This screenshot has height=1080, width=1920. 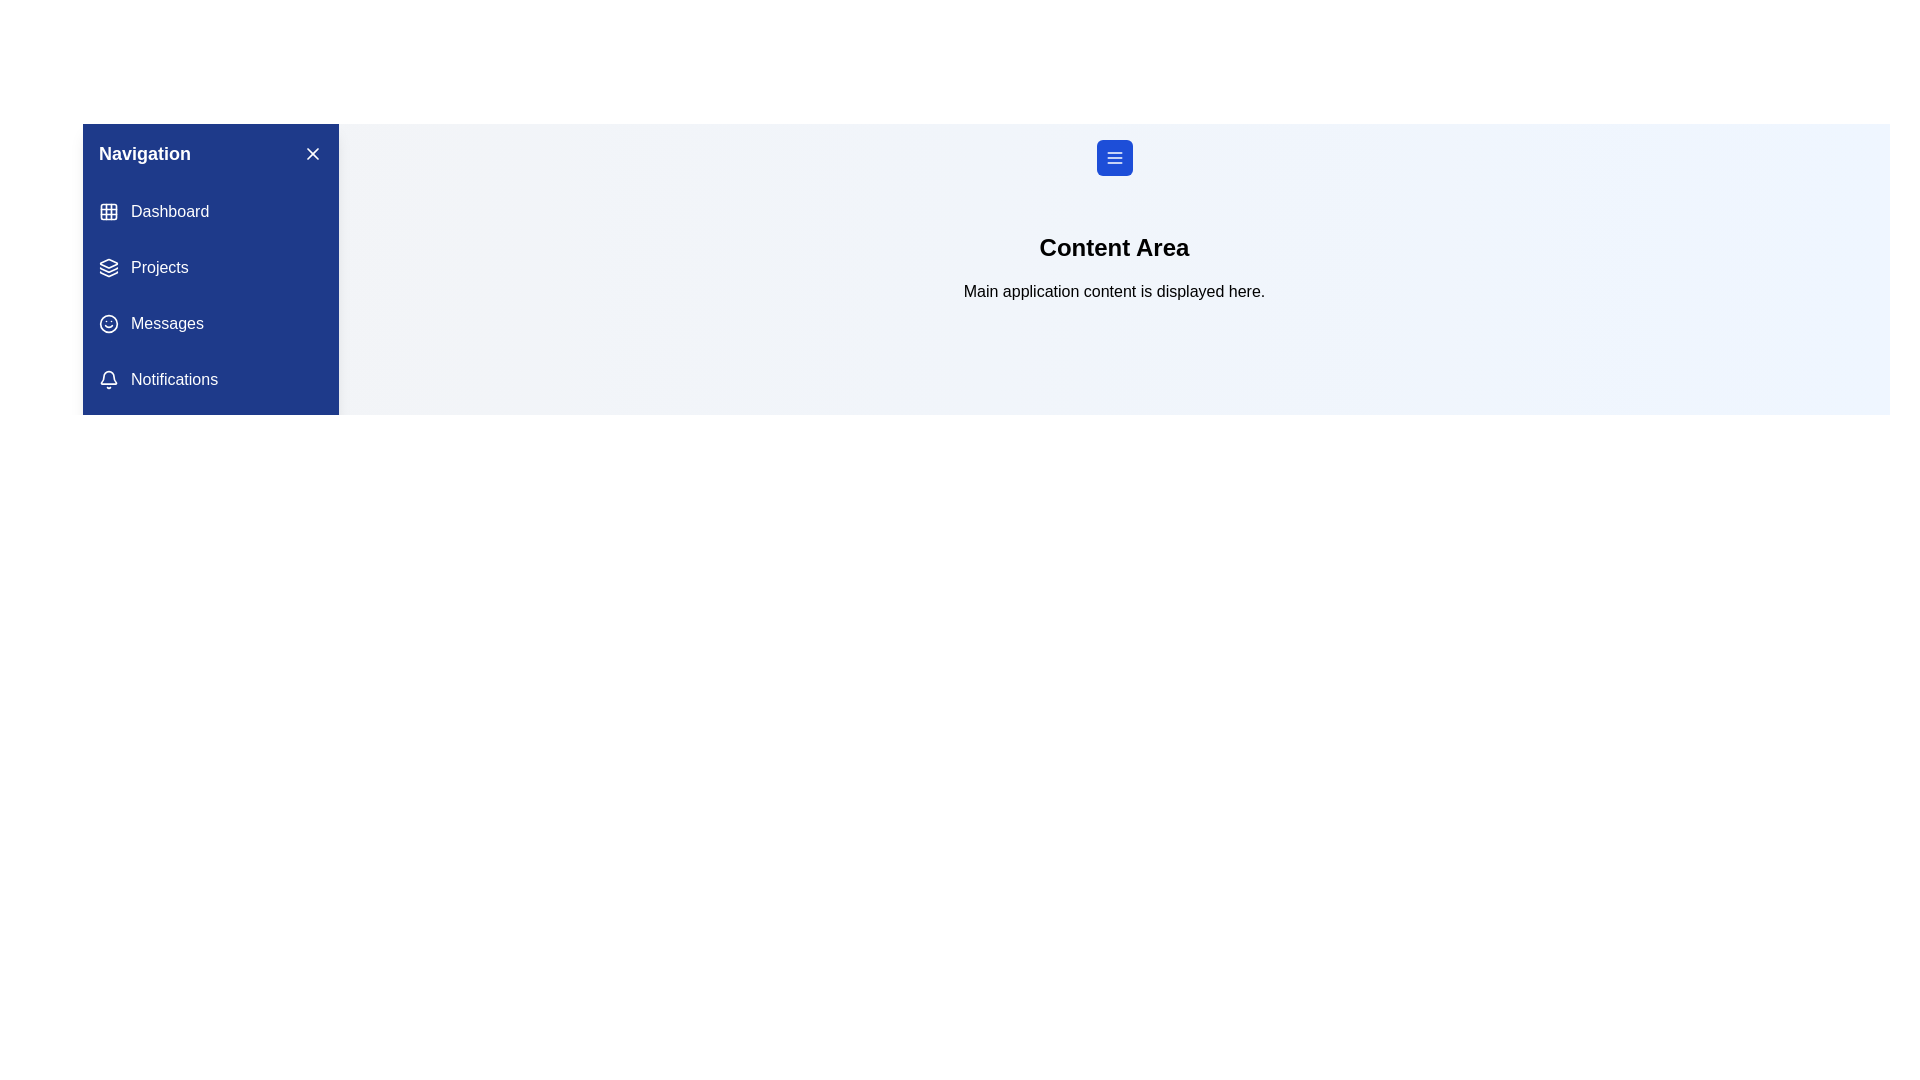 I want to click on the navigation menu item labeled Notifications, so click(x=211, y=380).